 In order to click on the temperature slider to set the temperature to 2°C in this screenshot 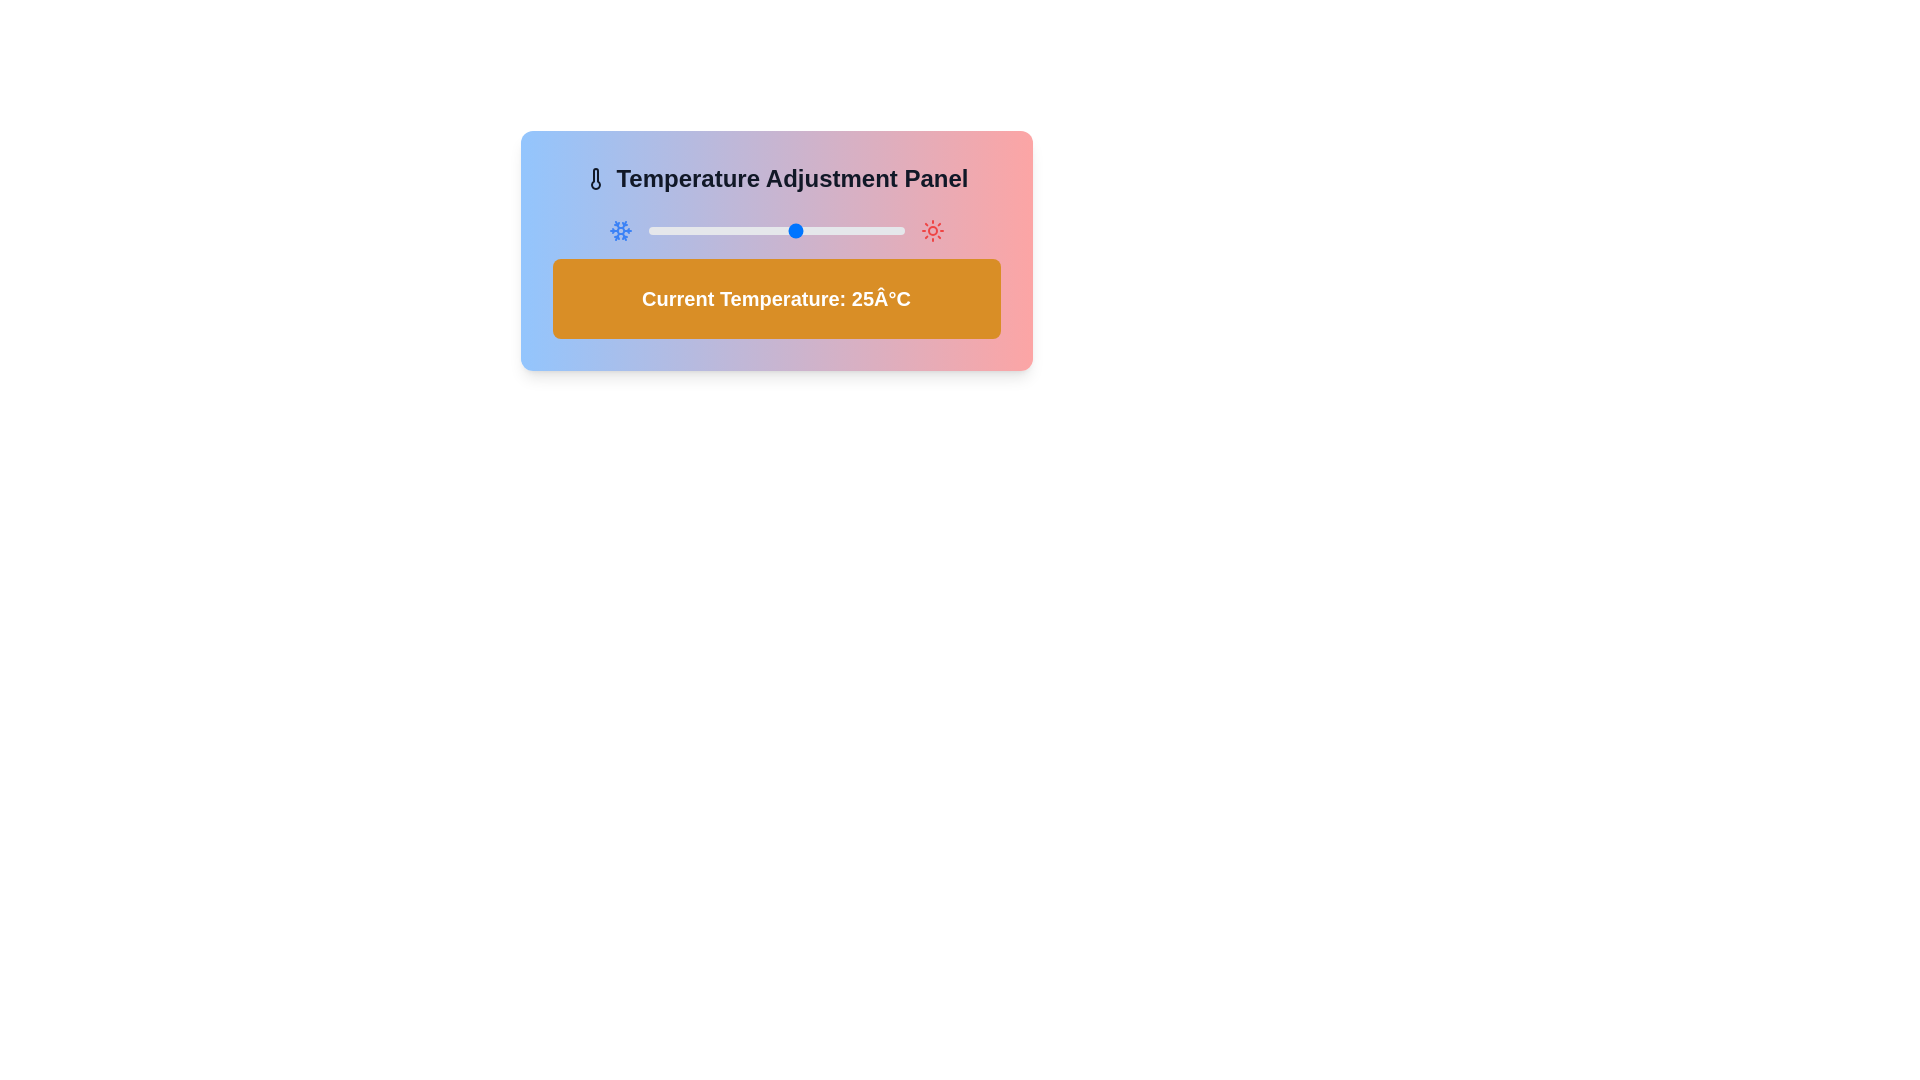, I will do `click(699, 230)`.